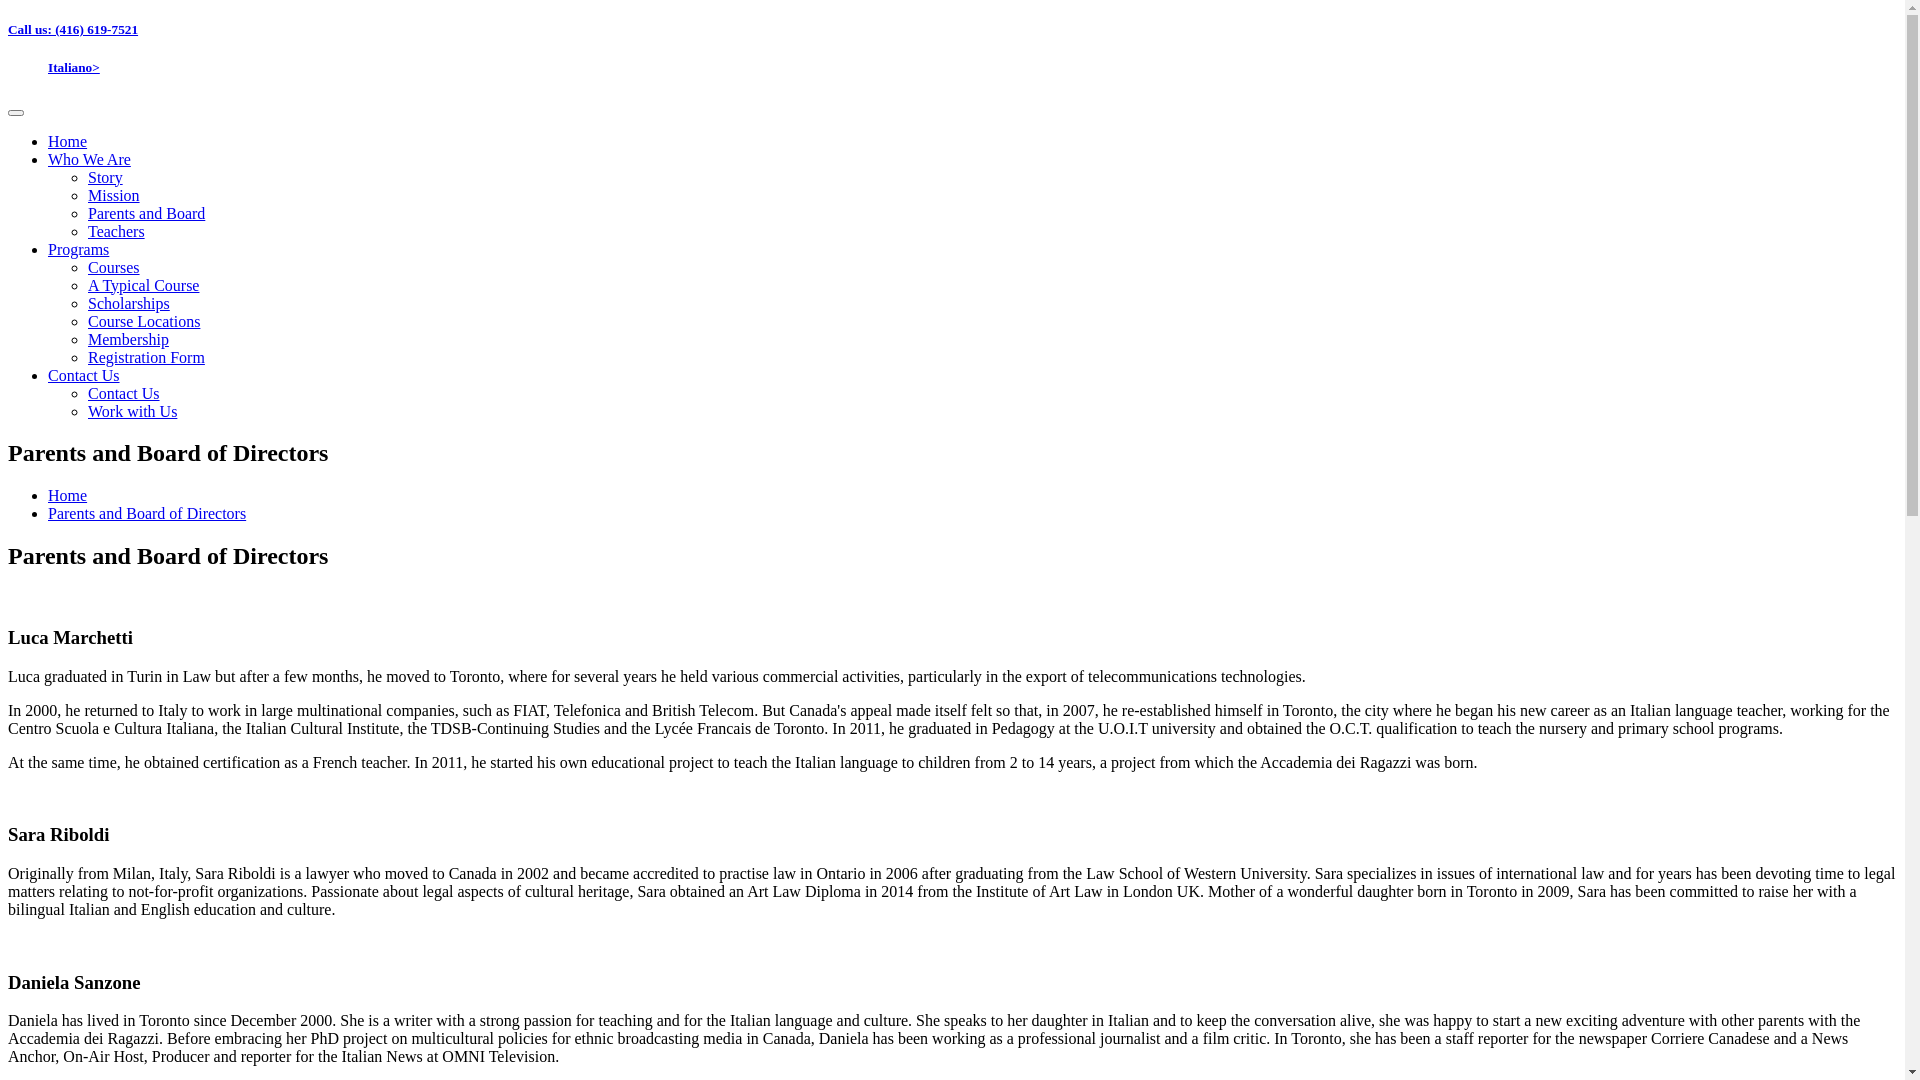 The height and width of the screenshot is (1080, 1920). Describe the element at coordinates (82, 375) in the screenshot. I see `'Contact Us'` at that location.